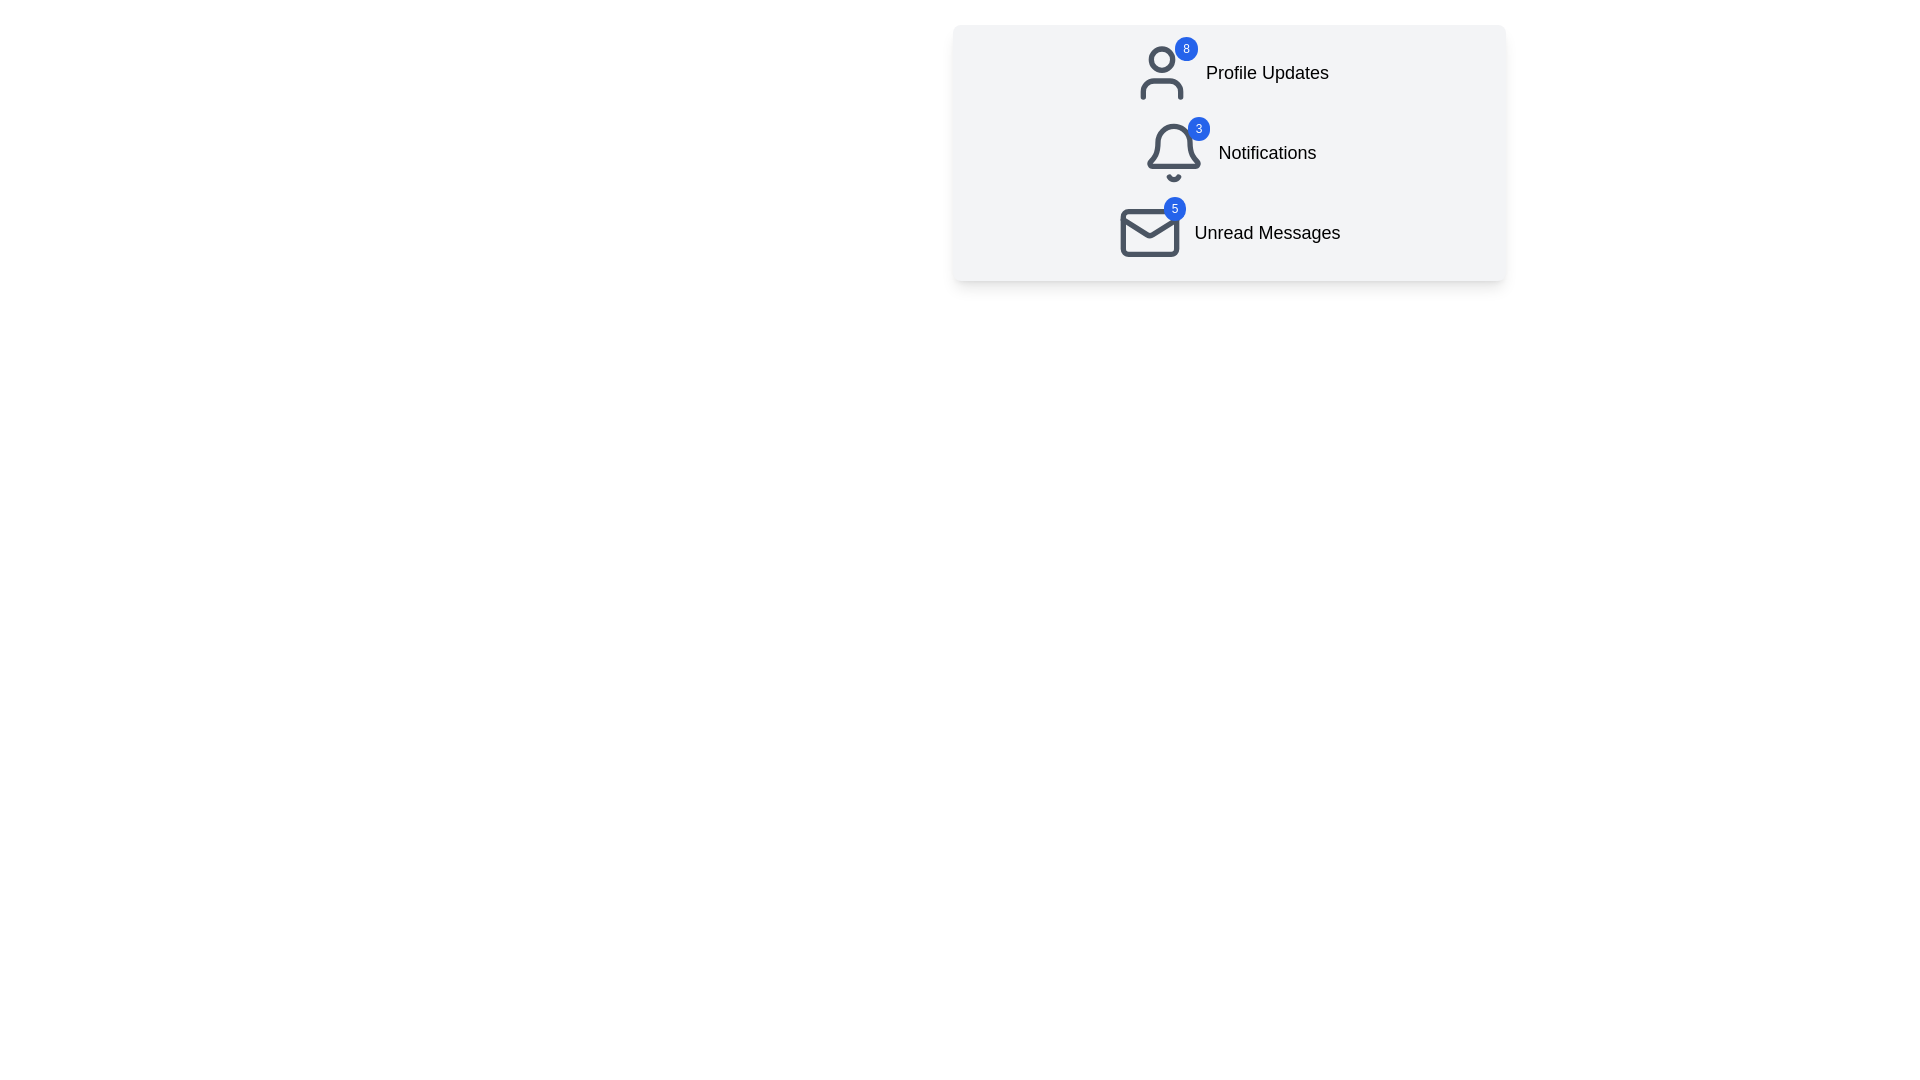 The width and height of the screenshot is (1920, 1080). Describe the element at coordinates (1150, 231) in the screenshot. I see `the envelope icon with a blue badge showing '5'` at that location.